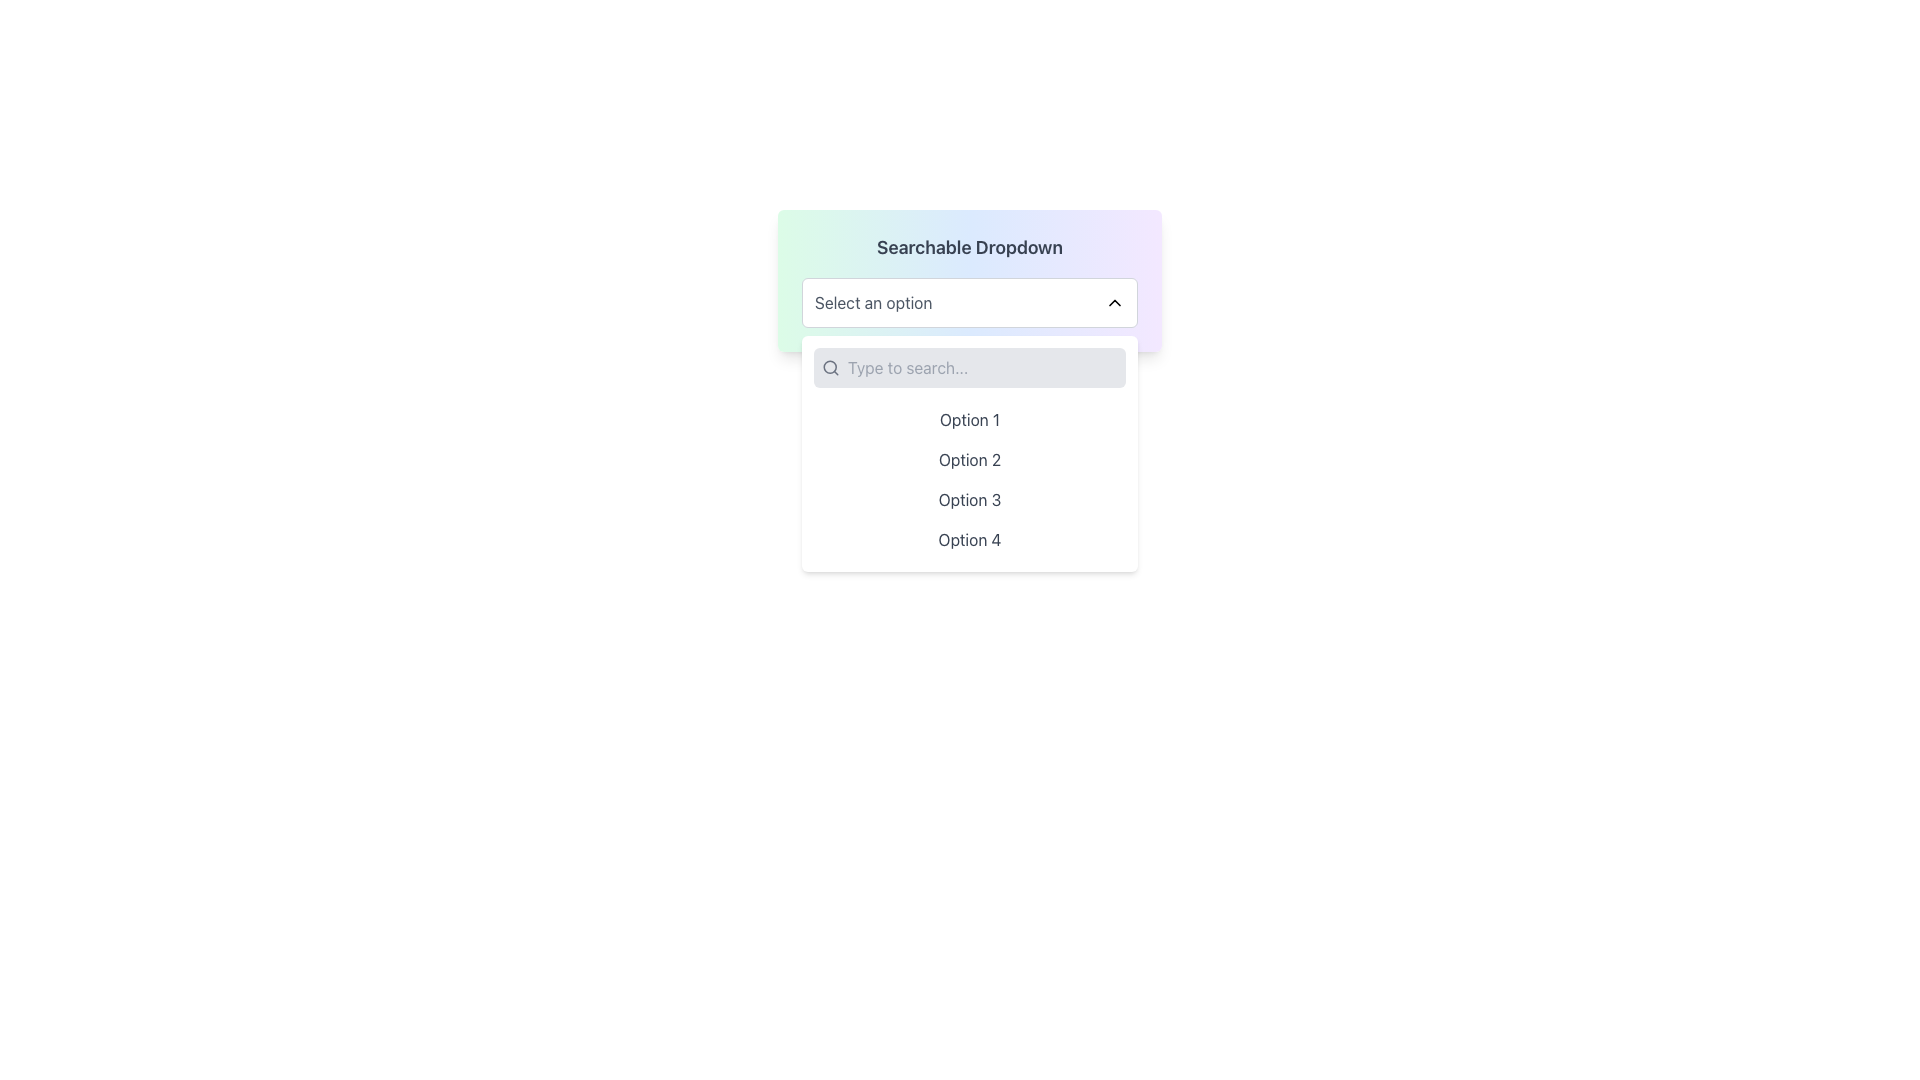 Image resolution: width=1920 pixels, height=1080 pixels. Describe the element at coordinates (969, 281) in the screenshot. I see `the 'Select an option' area of the 'Searchable Dropdown'` at that location.